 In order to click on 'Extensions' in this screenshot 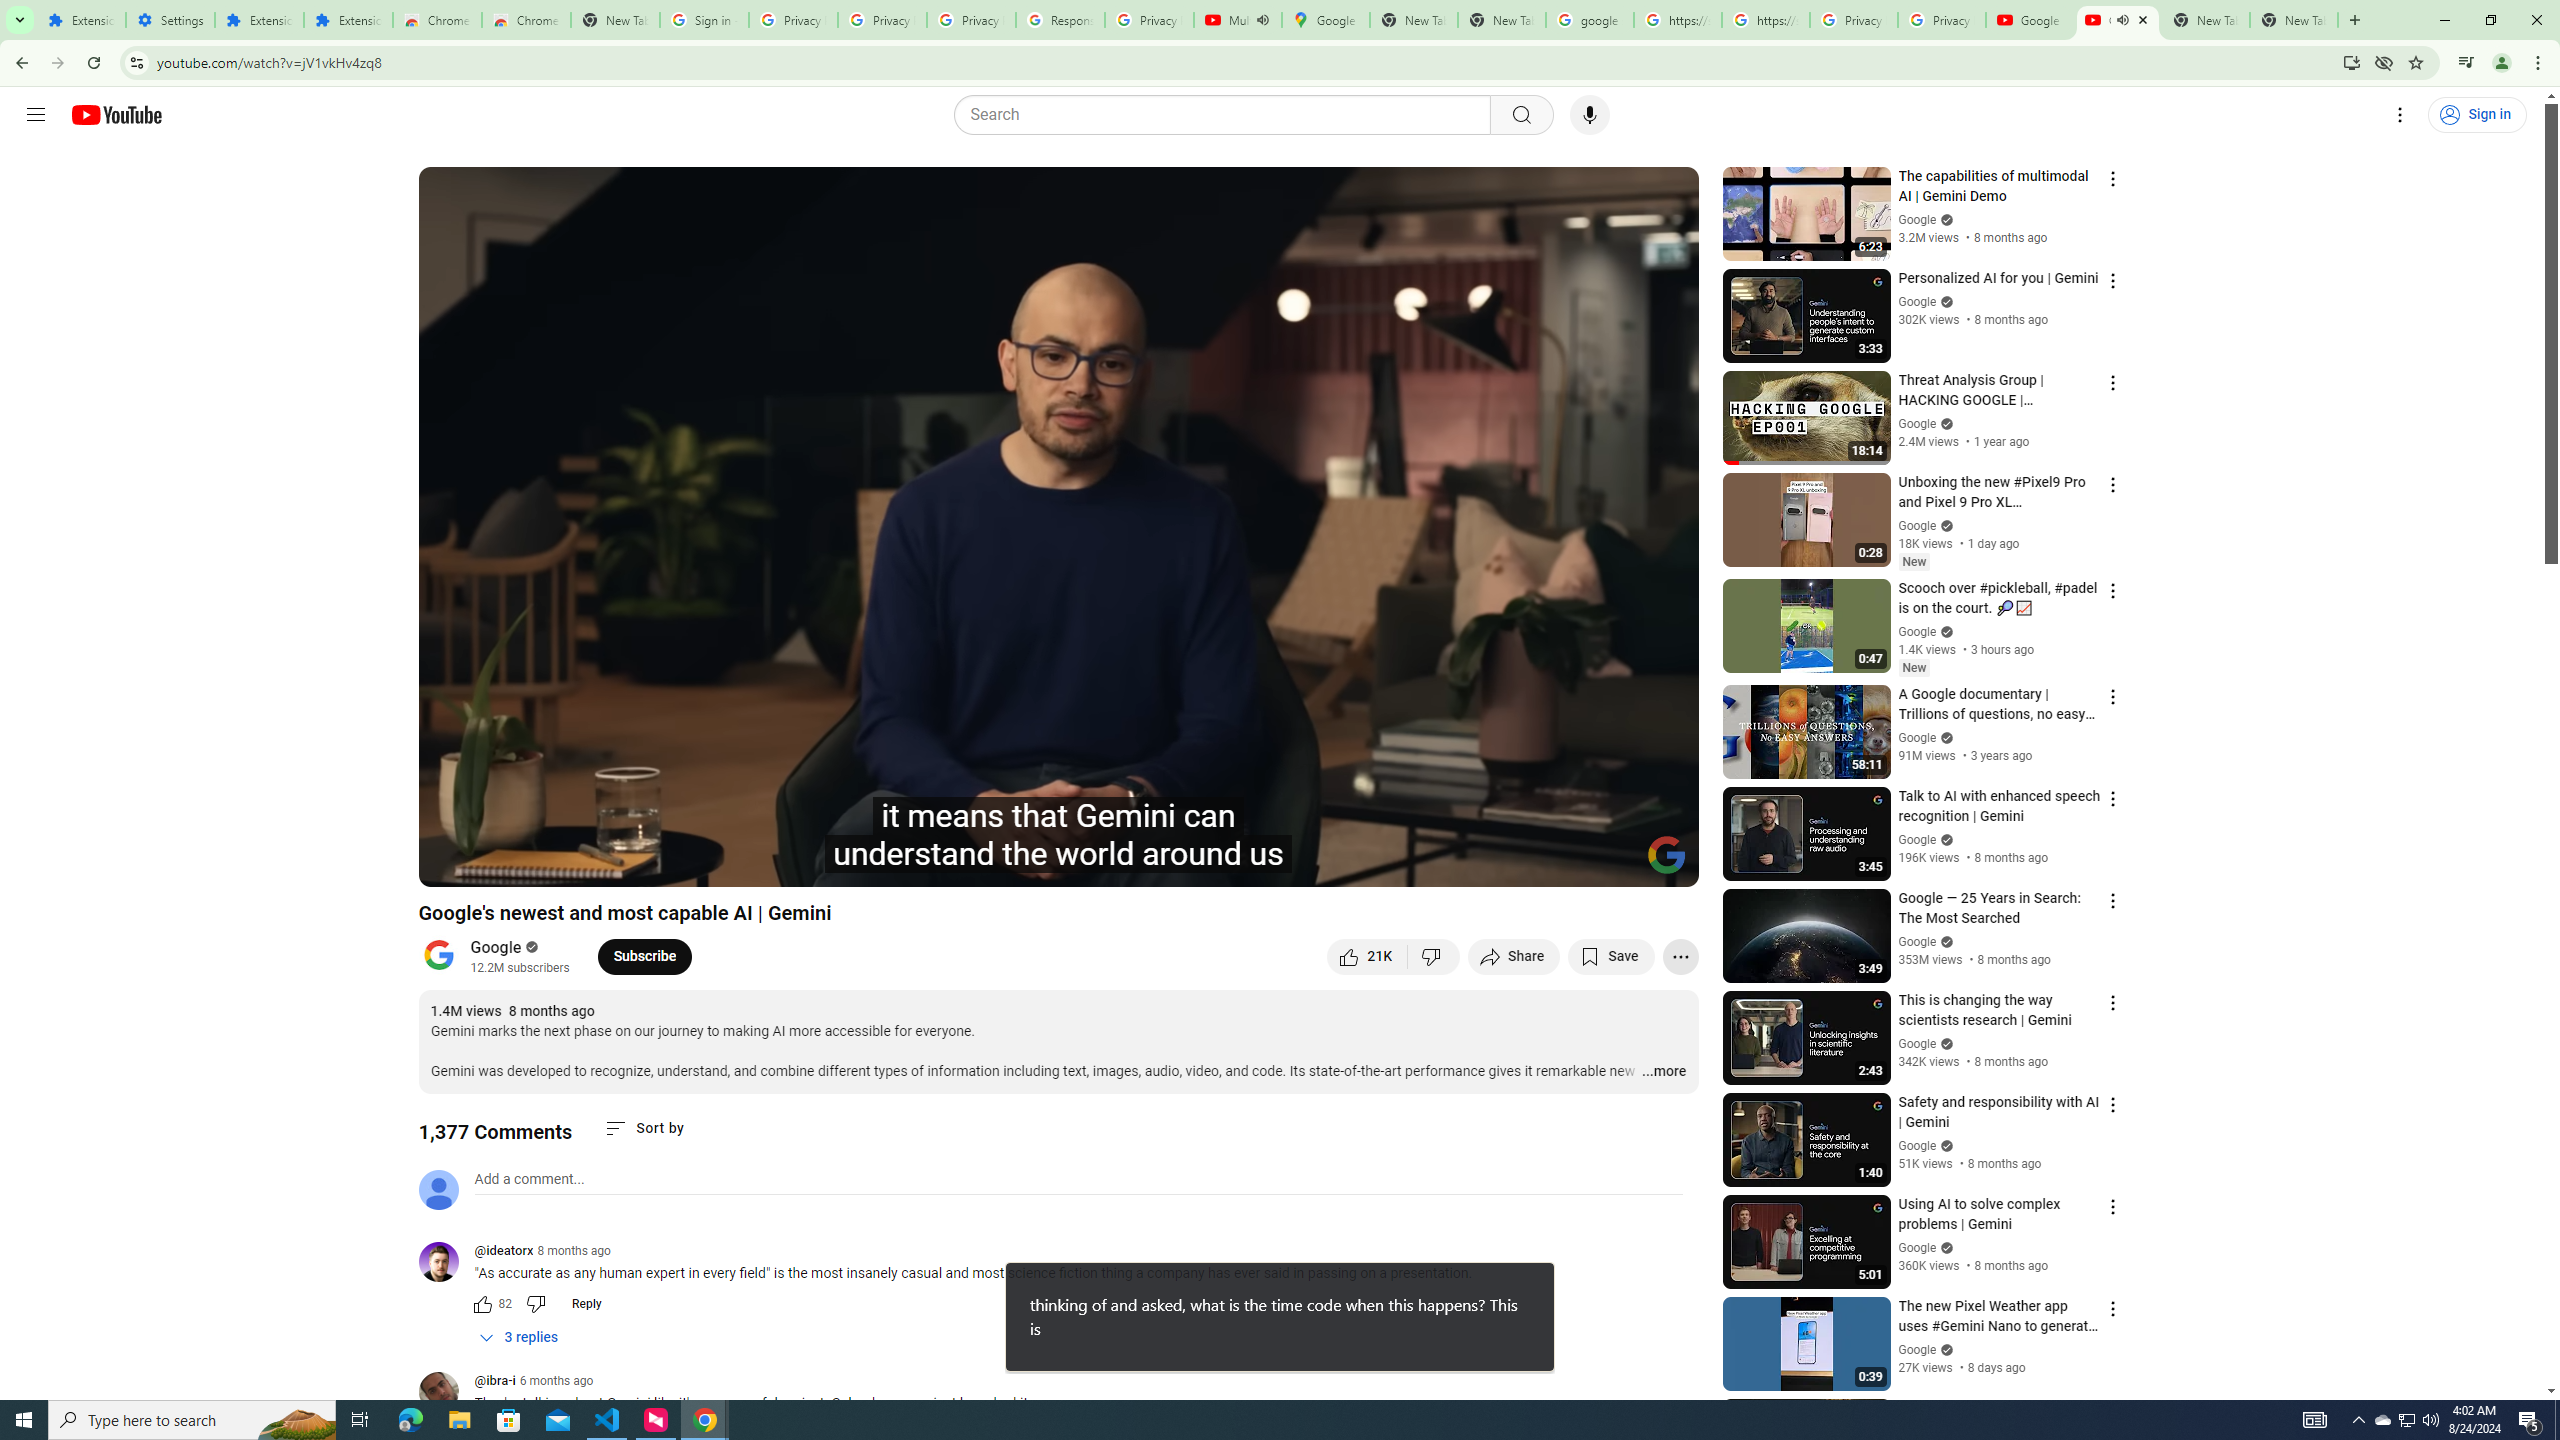, I will do `click(347, 19)`.